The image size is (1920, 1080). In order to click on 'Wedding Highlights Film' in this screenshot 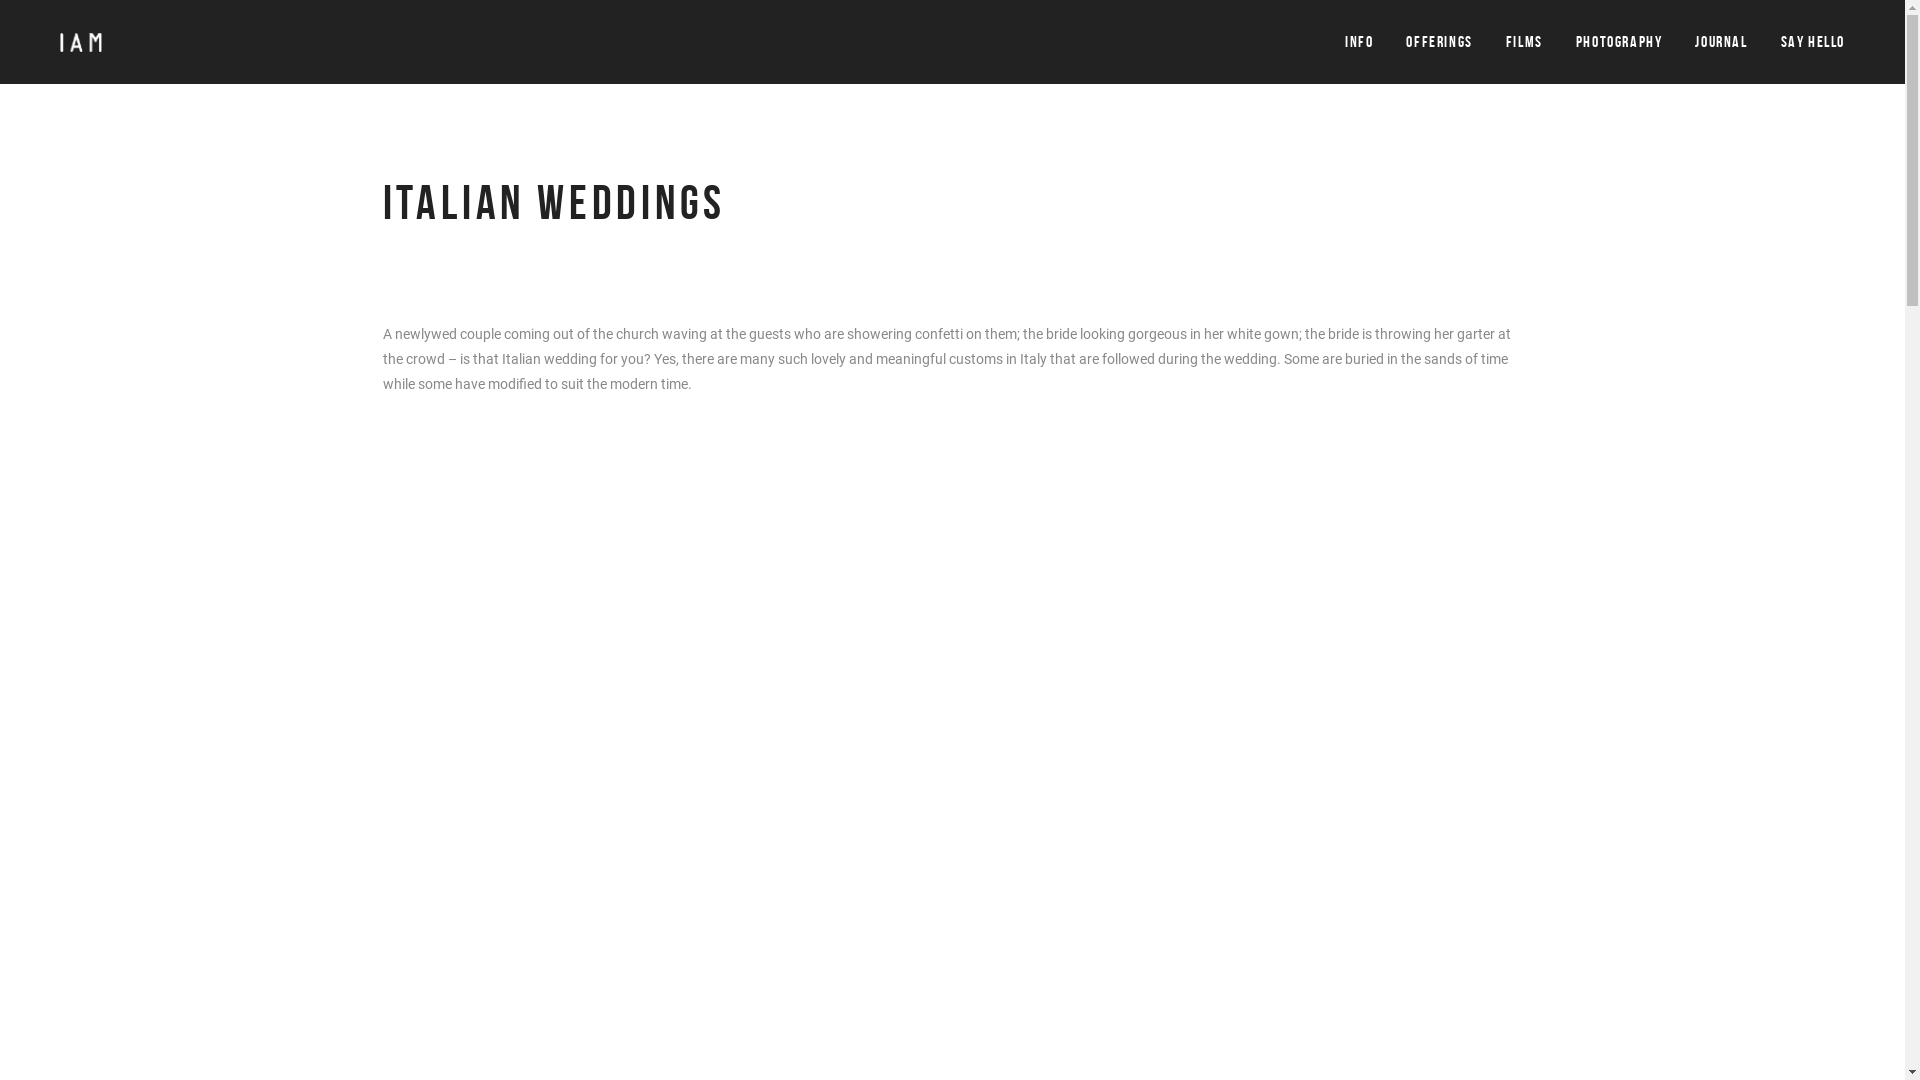, I will do `click(1235, 760)`.